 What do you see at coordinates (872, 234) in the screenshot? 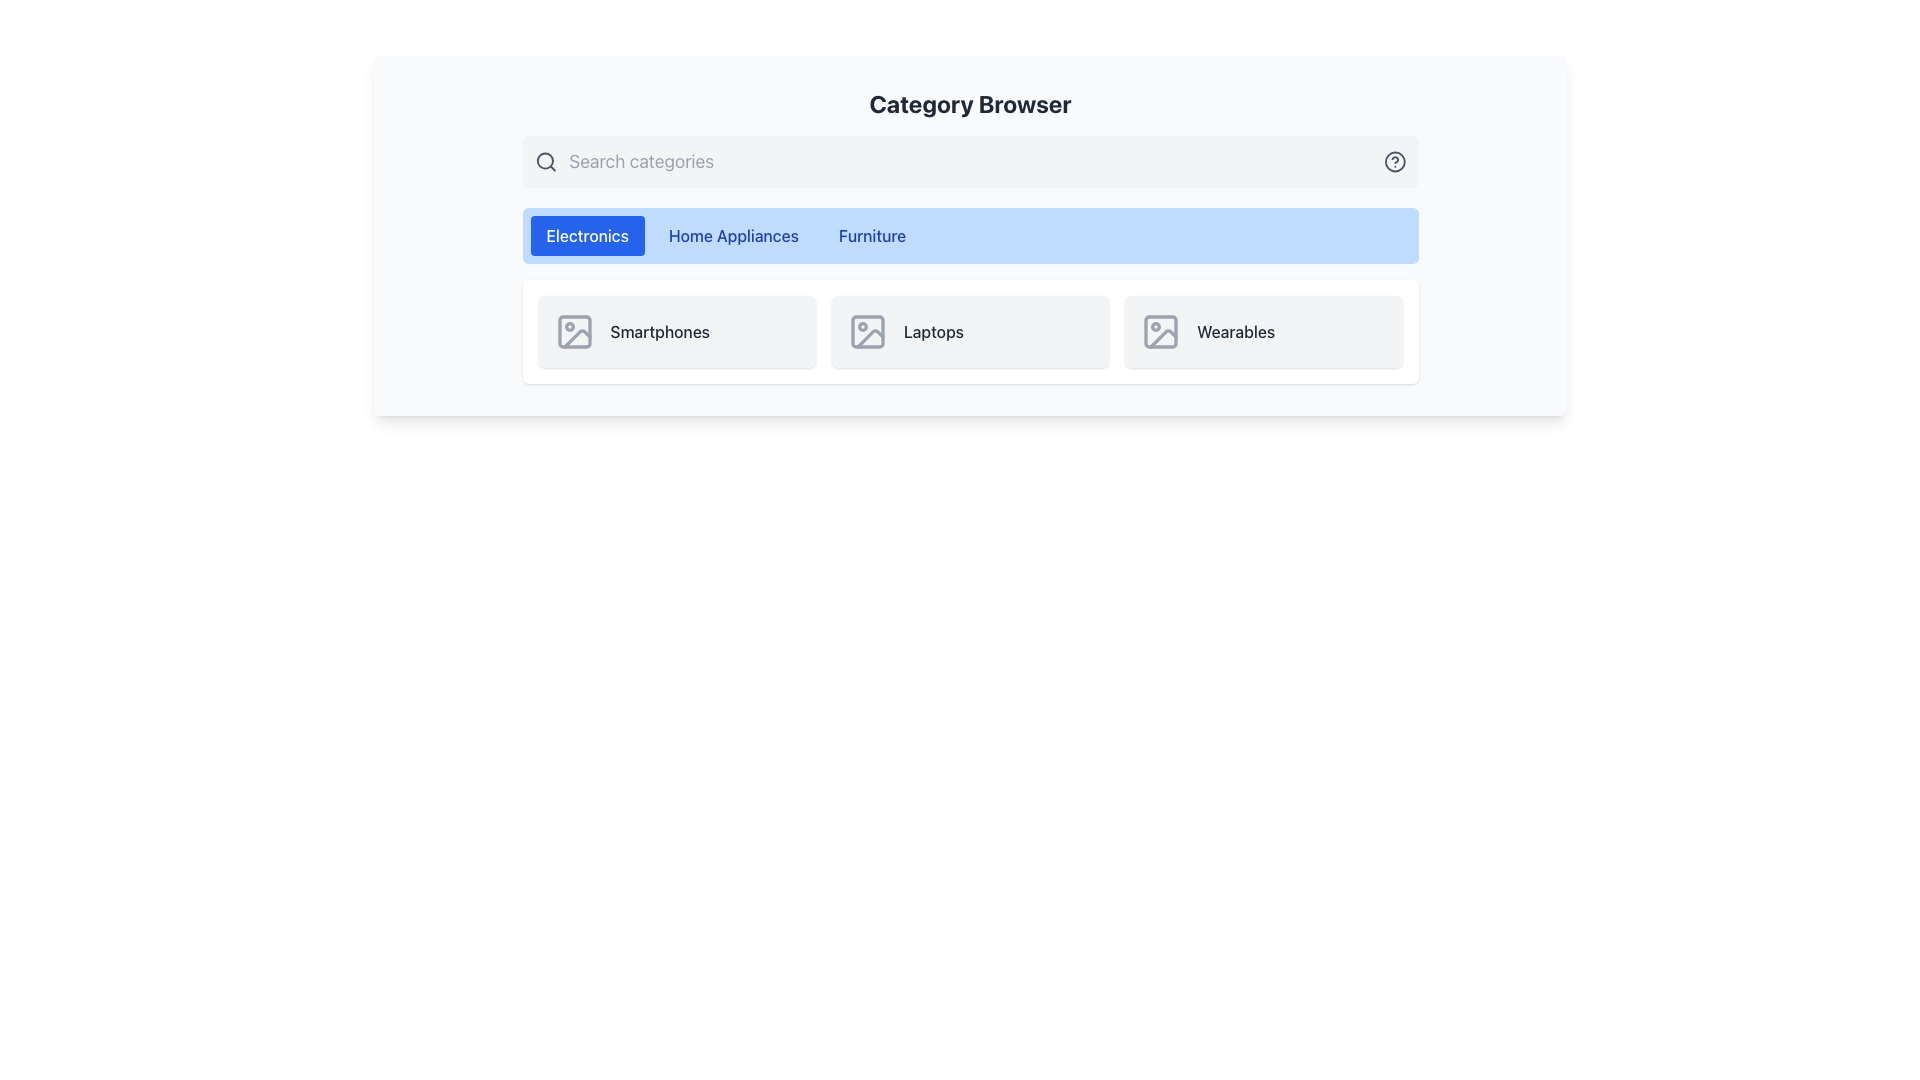
I see `the 'Furniture' tab button, which is the third tab in the horizontal list of tabs located in the upper-center part of the interface` at bounding box center [872, 234].